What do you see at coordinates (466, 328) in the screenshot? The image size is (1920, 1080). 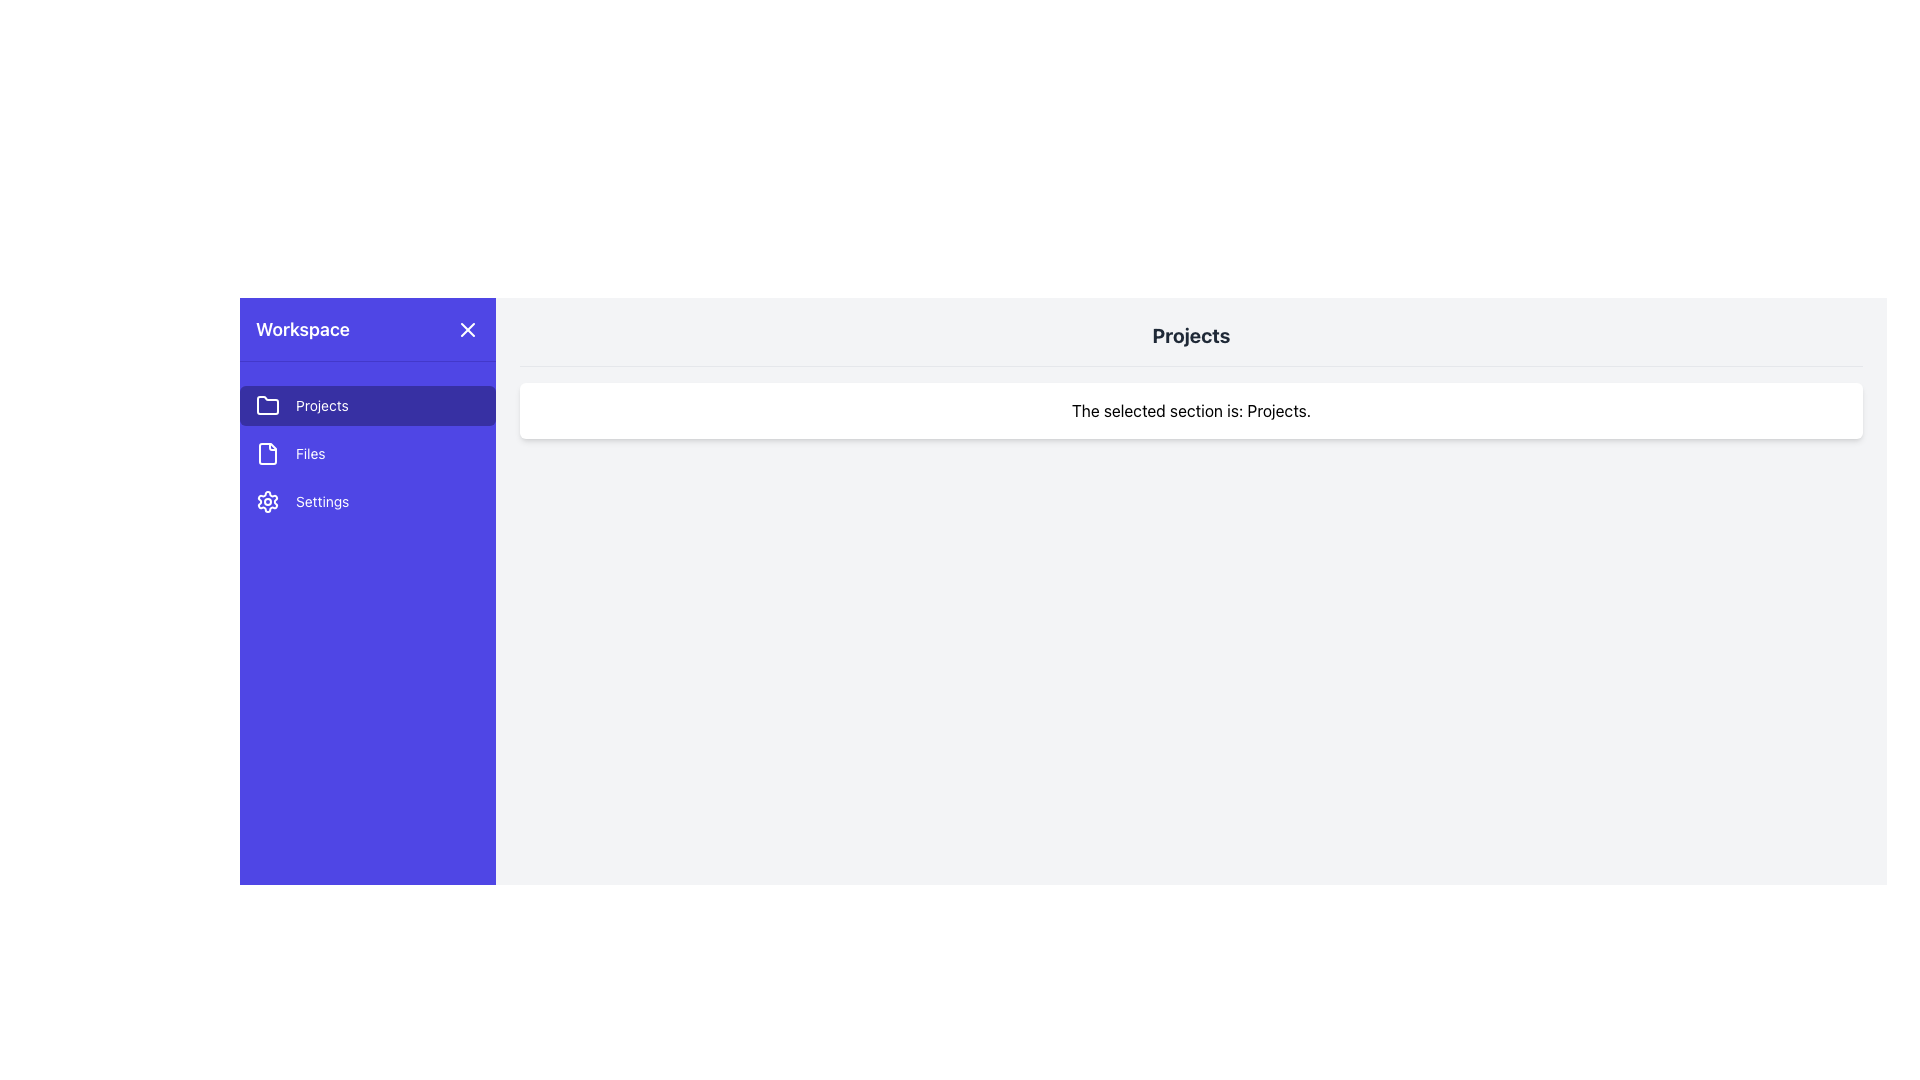 I see `the diagonal cross 'X' icon located in the header of the application's sidebar` at bounding box center [466, 328].